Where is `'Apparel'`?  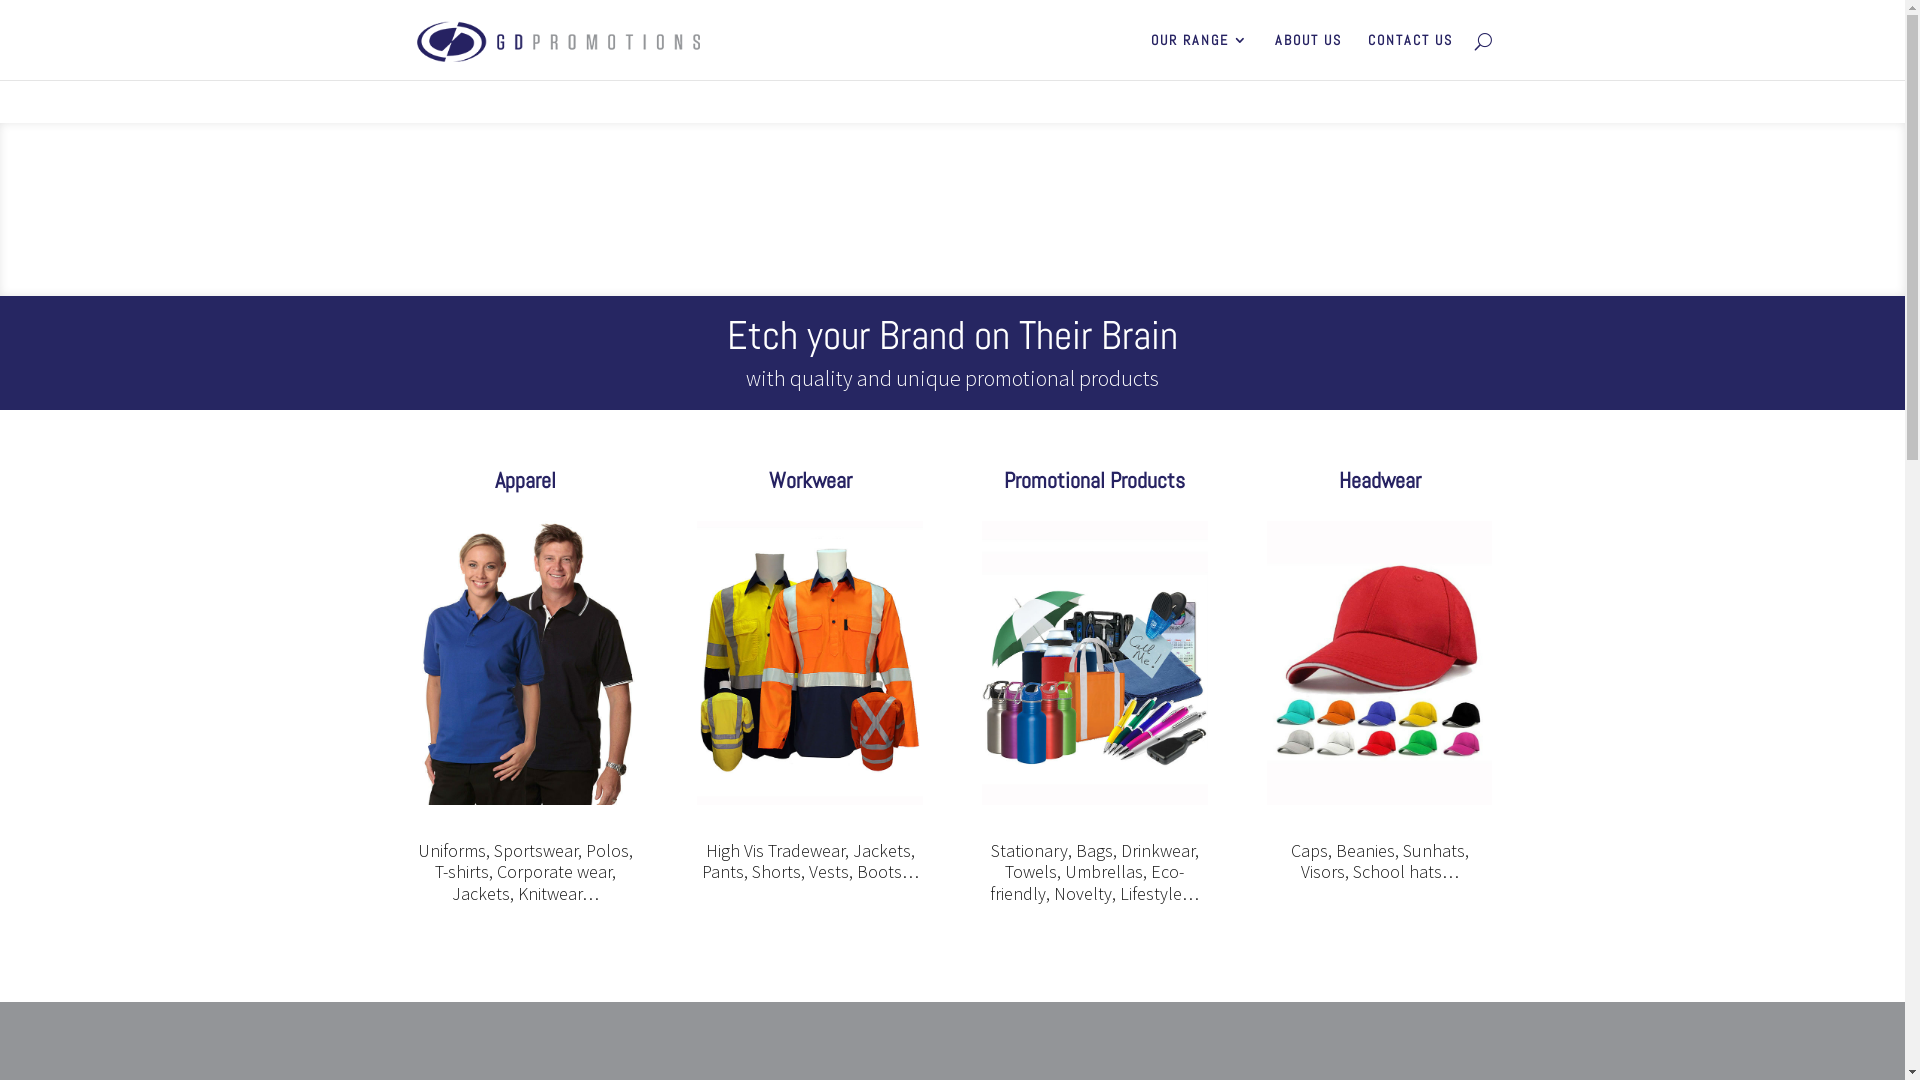 'Apparel' is located at coordinates (525, 479).